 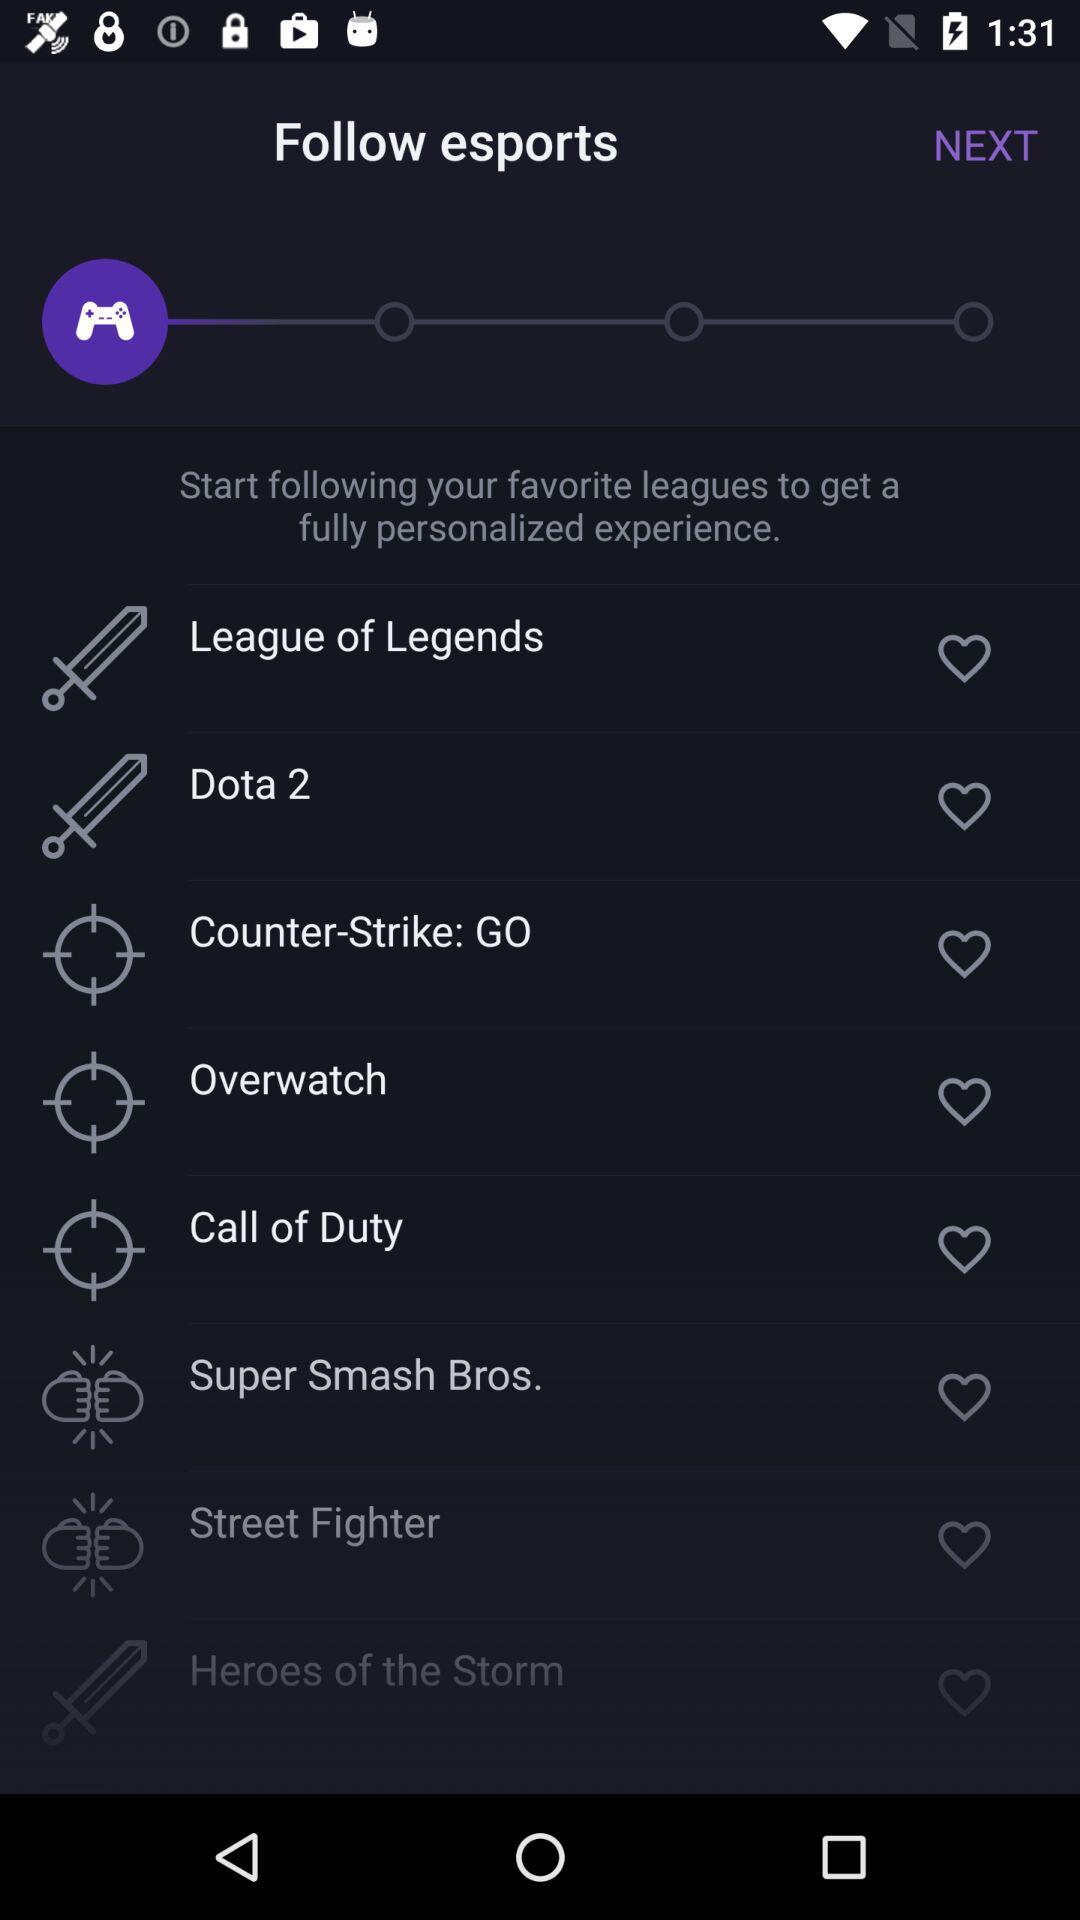 I want to click on the box beside league, so click(x=94, y=658).